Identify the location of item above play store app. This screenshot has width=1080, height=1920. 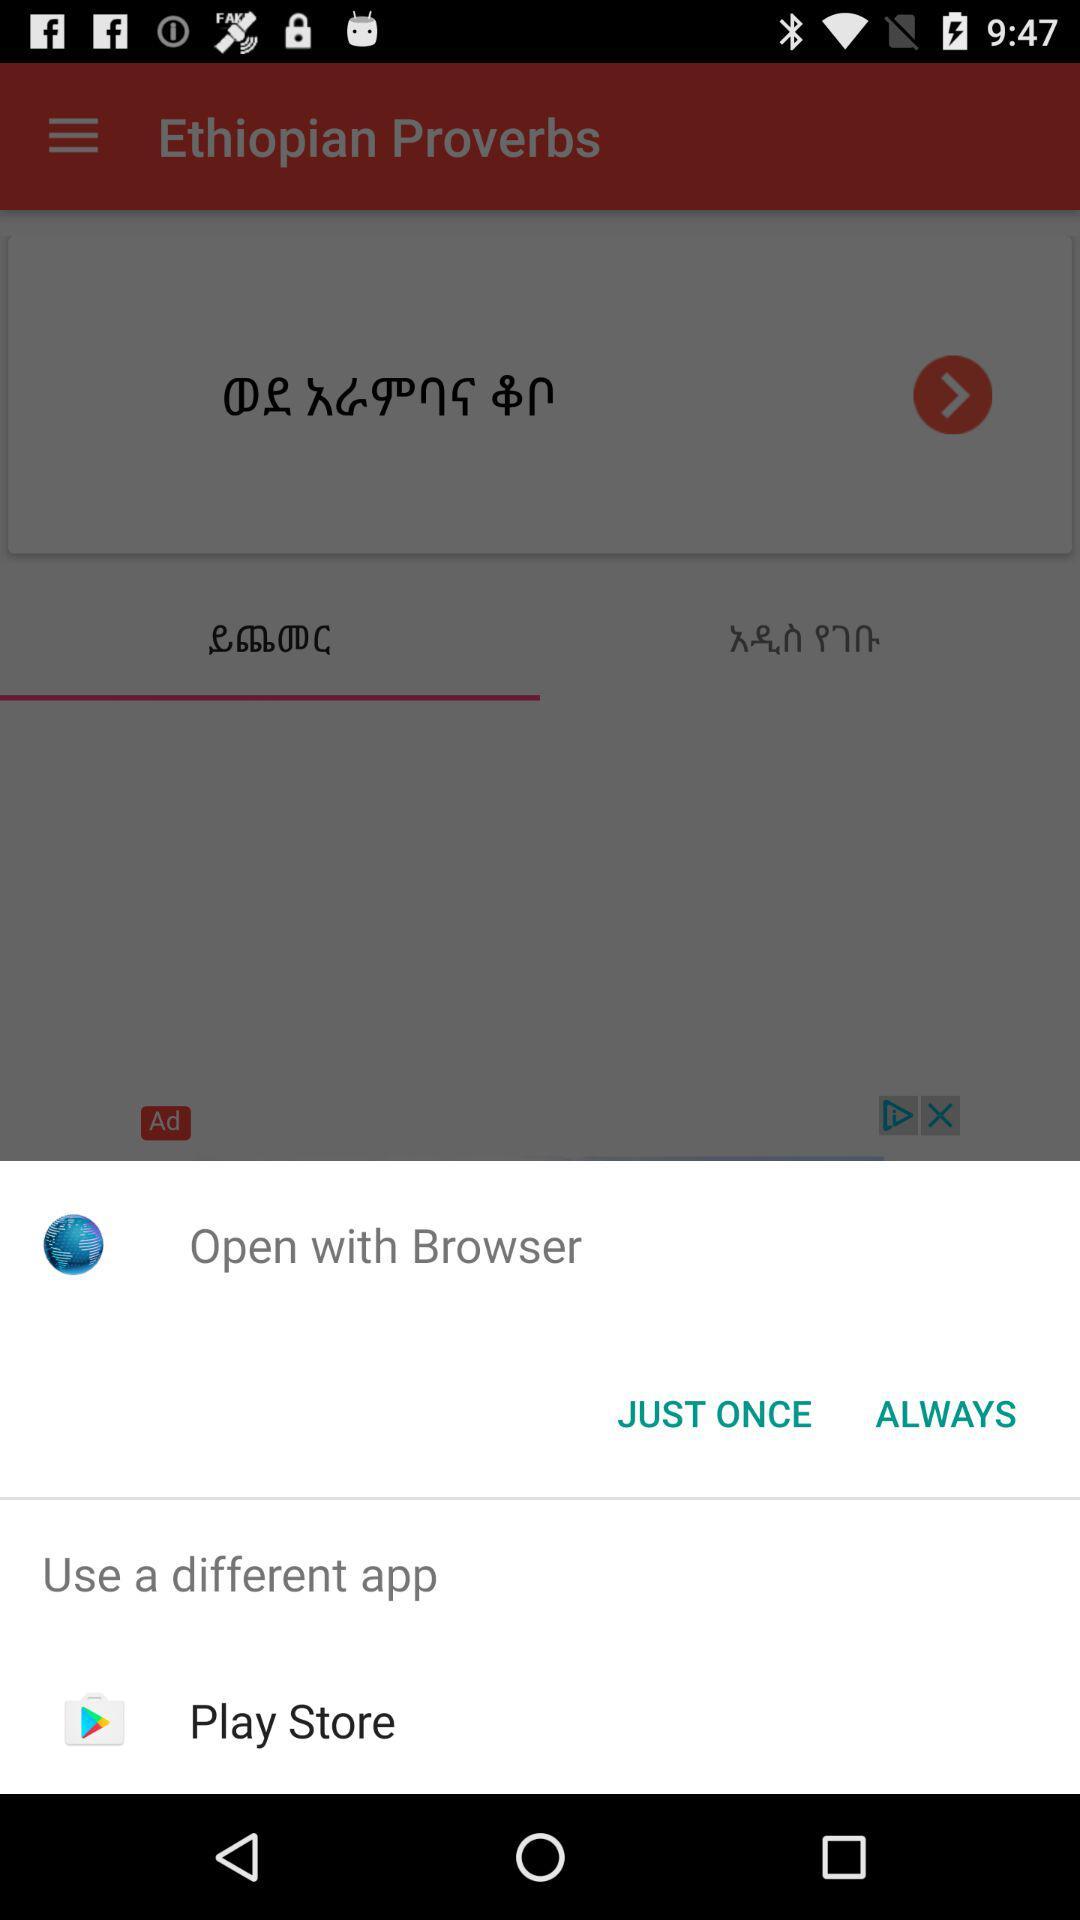
(540, 1572).